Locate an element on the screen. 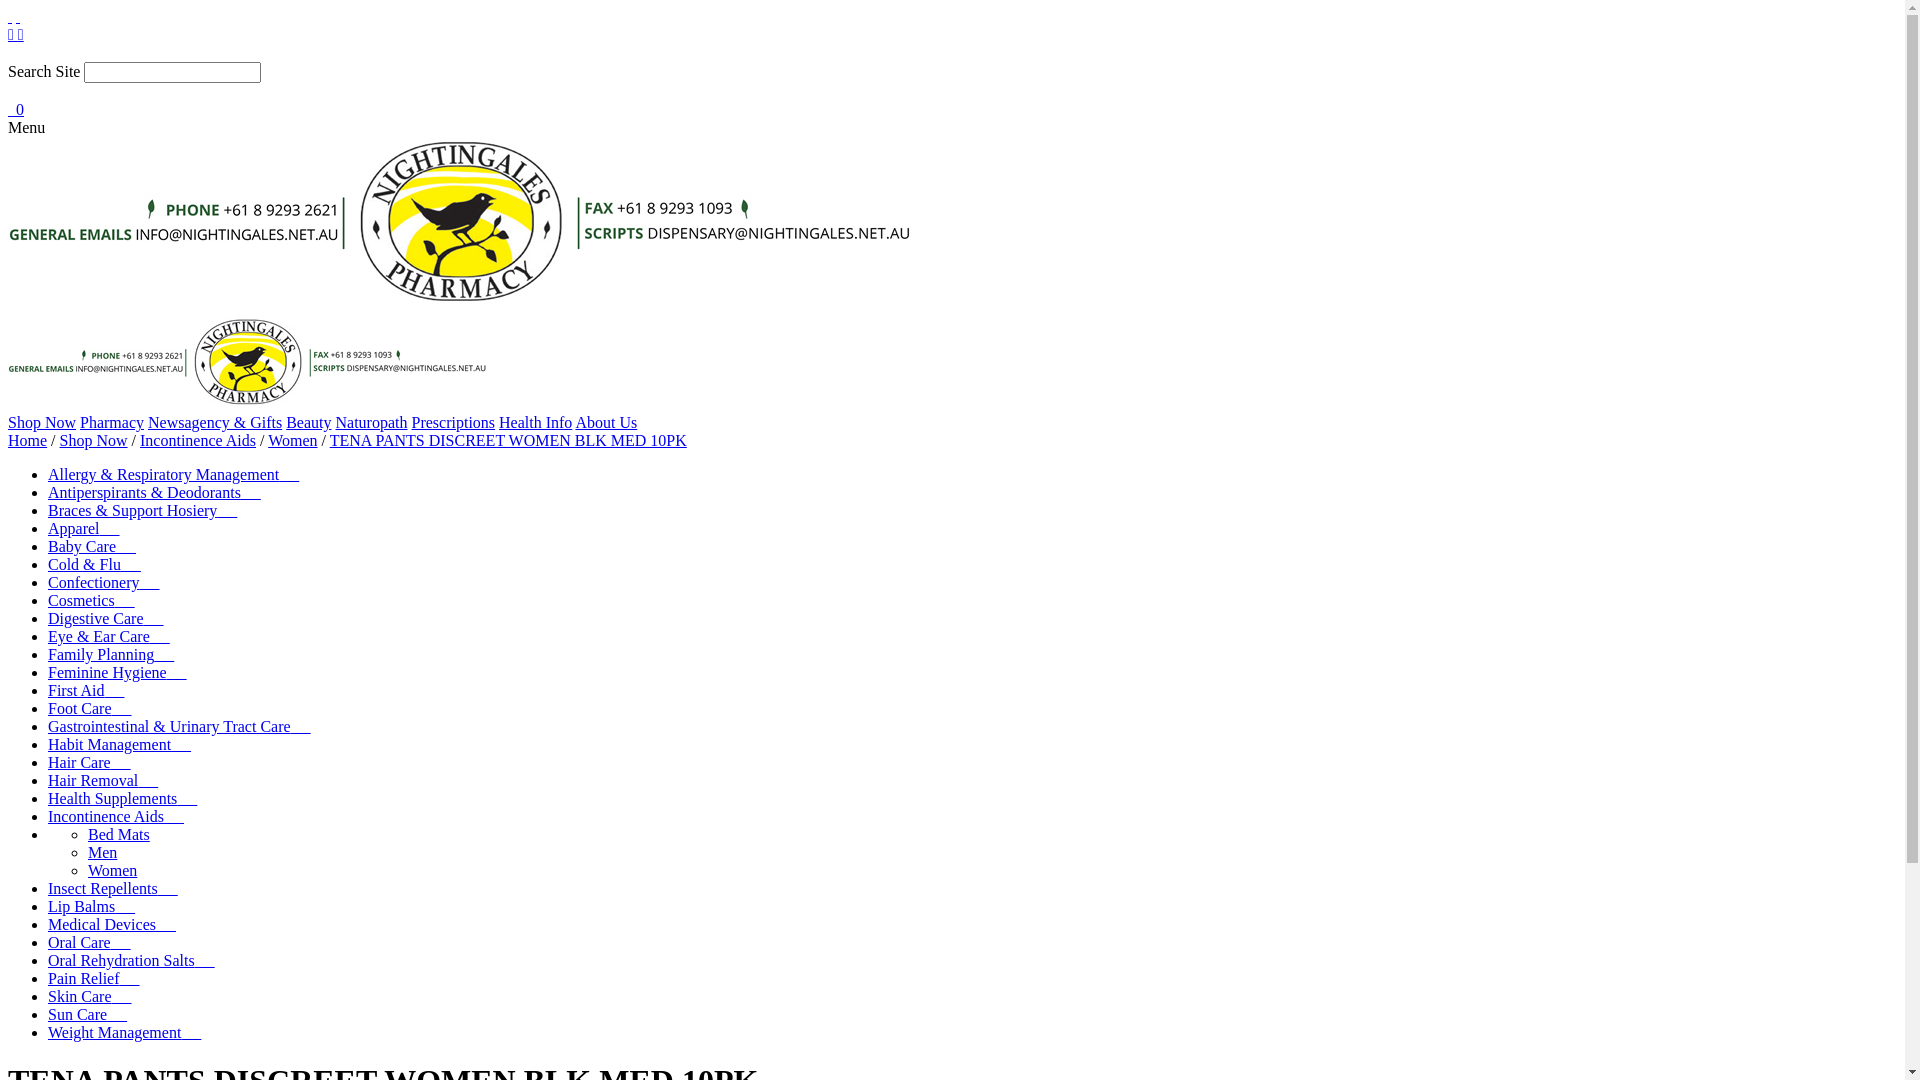 The width and height of the screenshot is (1920, 1080). 'Beauty' is located at coordinates (307, 421).